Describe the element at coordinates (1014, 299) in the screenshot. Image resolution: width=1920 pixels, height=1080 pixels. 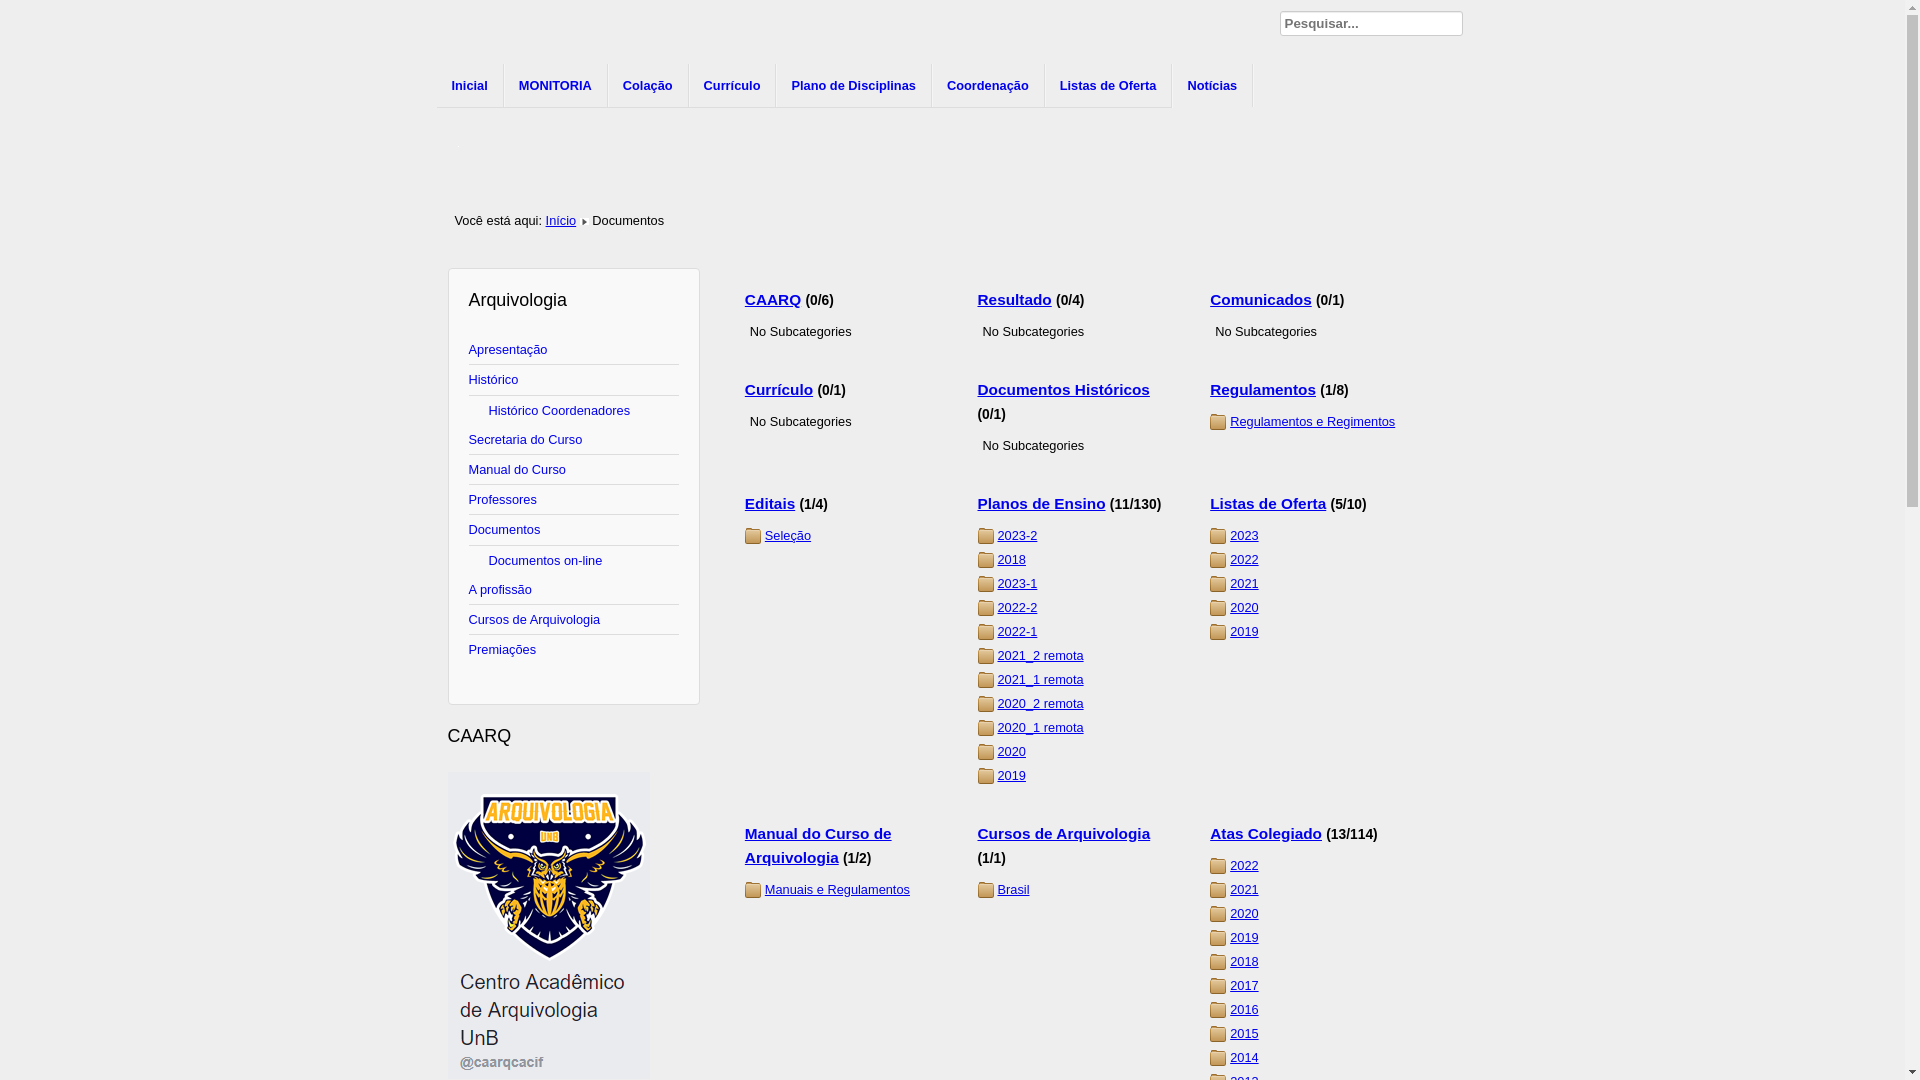
I see `'Resultado'` at that location.